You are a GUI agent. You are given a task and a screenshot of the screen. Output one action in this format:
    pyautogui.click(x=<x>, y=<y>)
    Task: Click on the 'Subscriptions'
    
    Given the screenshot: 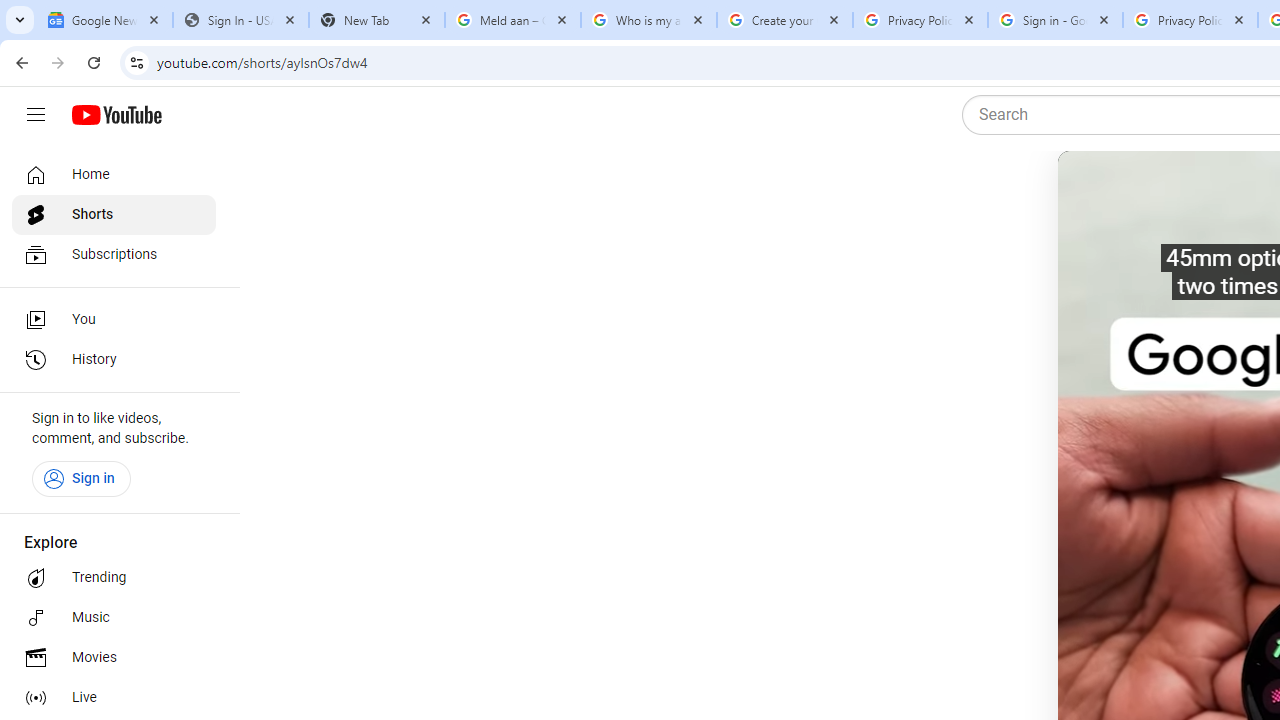 What is the action you would take?
    pyautogui.click(x=112, y=253)
    